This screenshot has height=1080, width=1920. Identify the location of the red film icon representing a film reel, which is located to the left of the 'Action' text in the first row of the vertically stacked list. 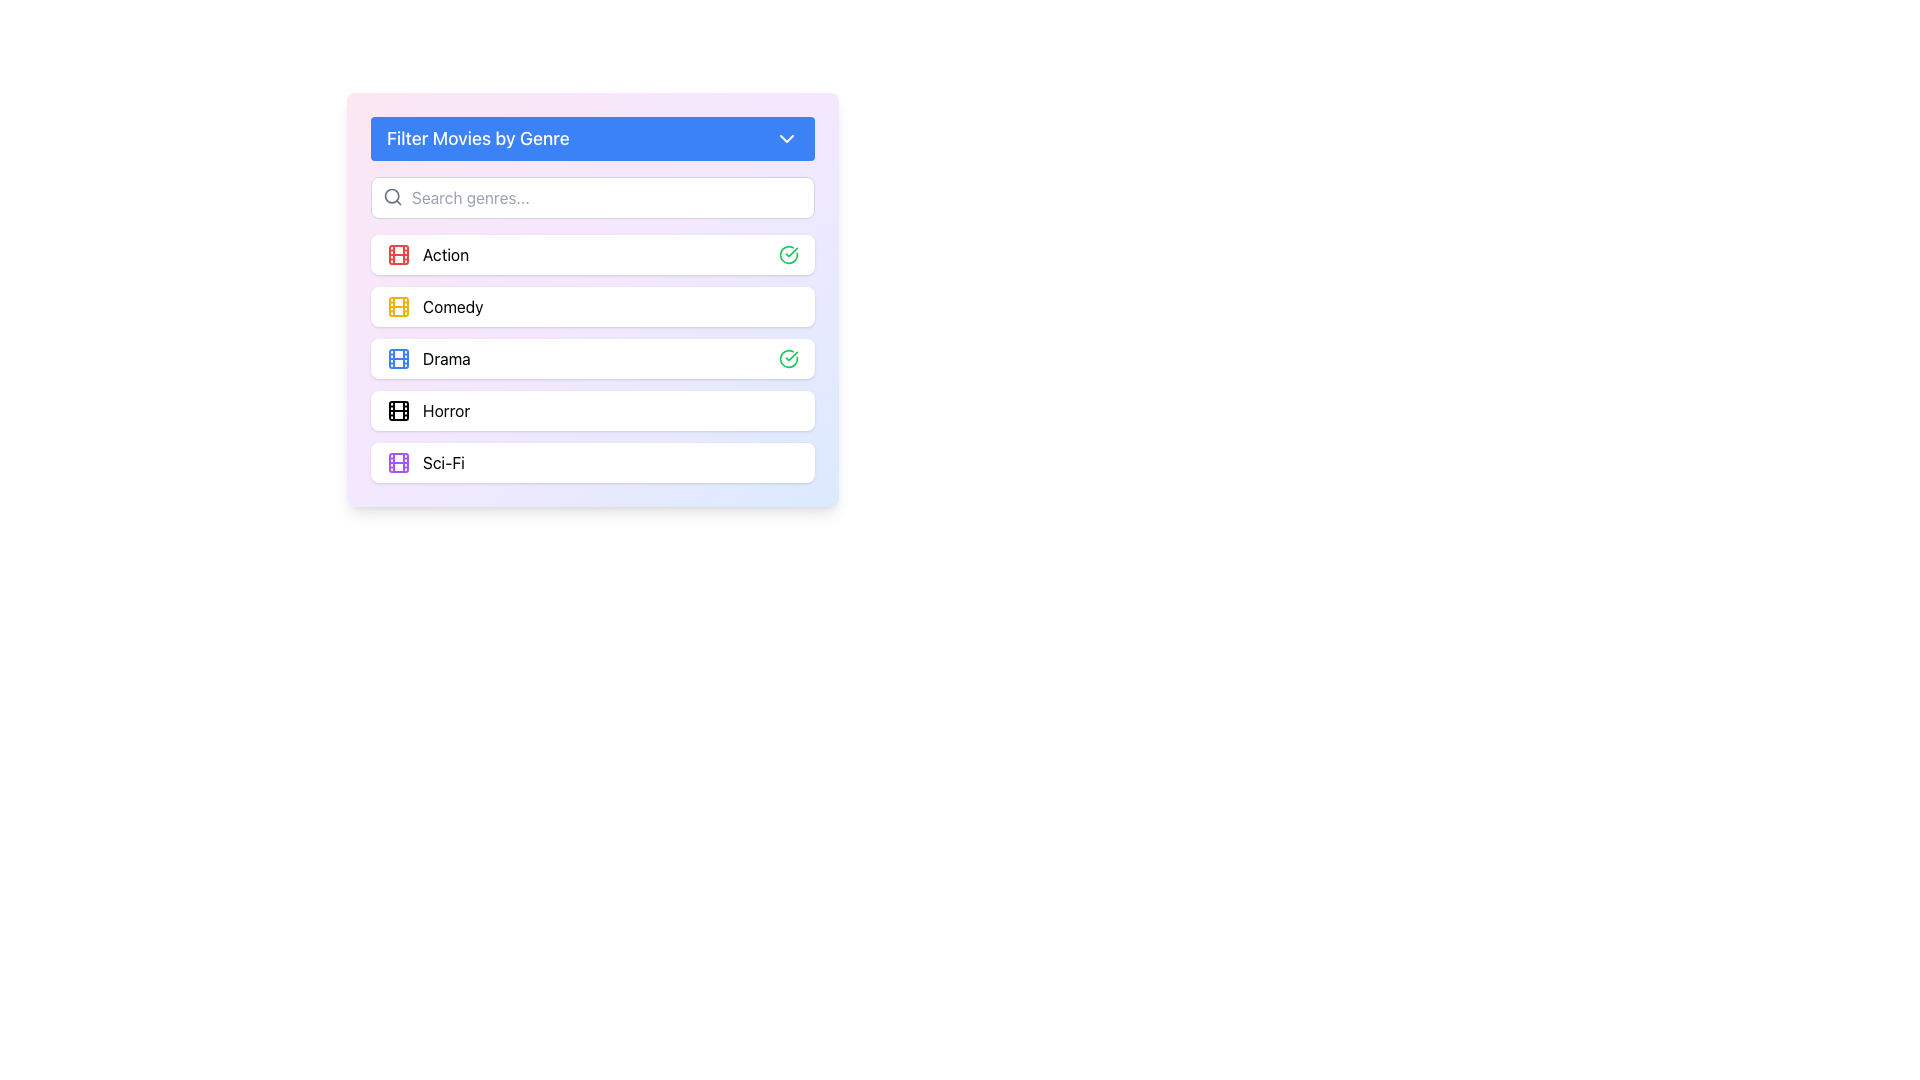
(398, 253).